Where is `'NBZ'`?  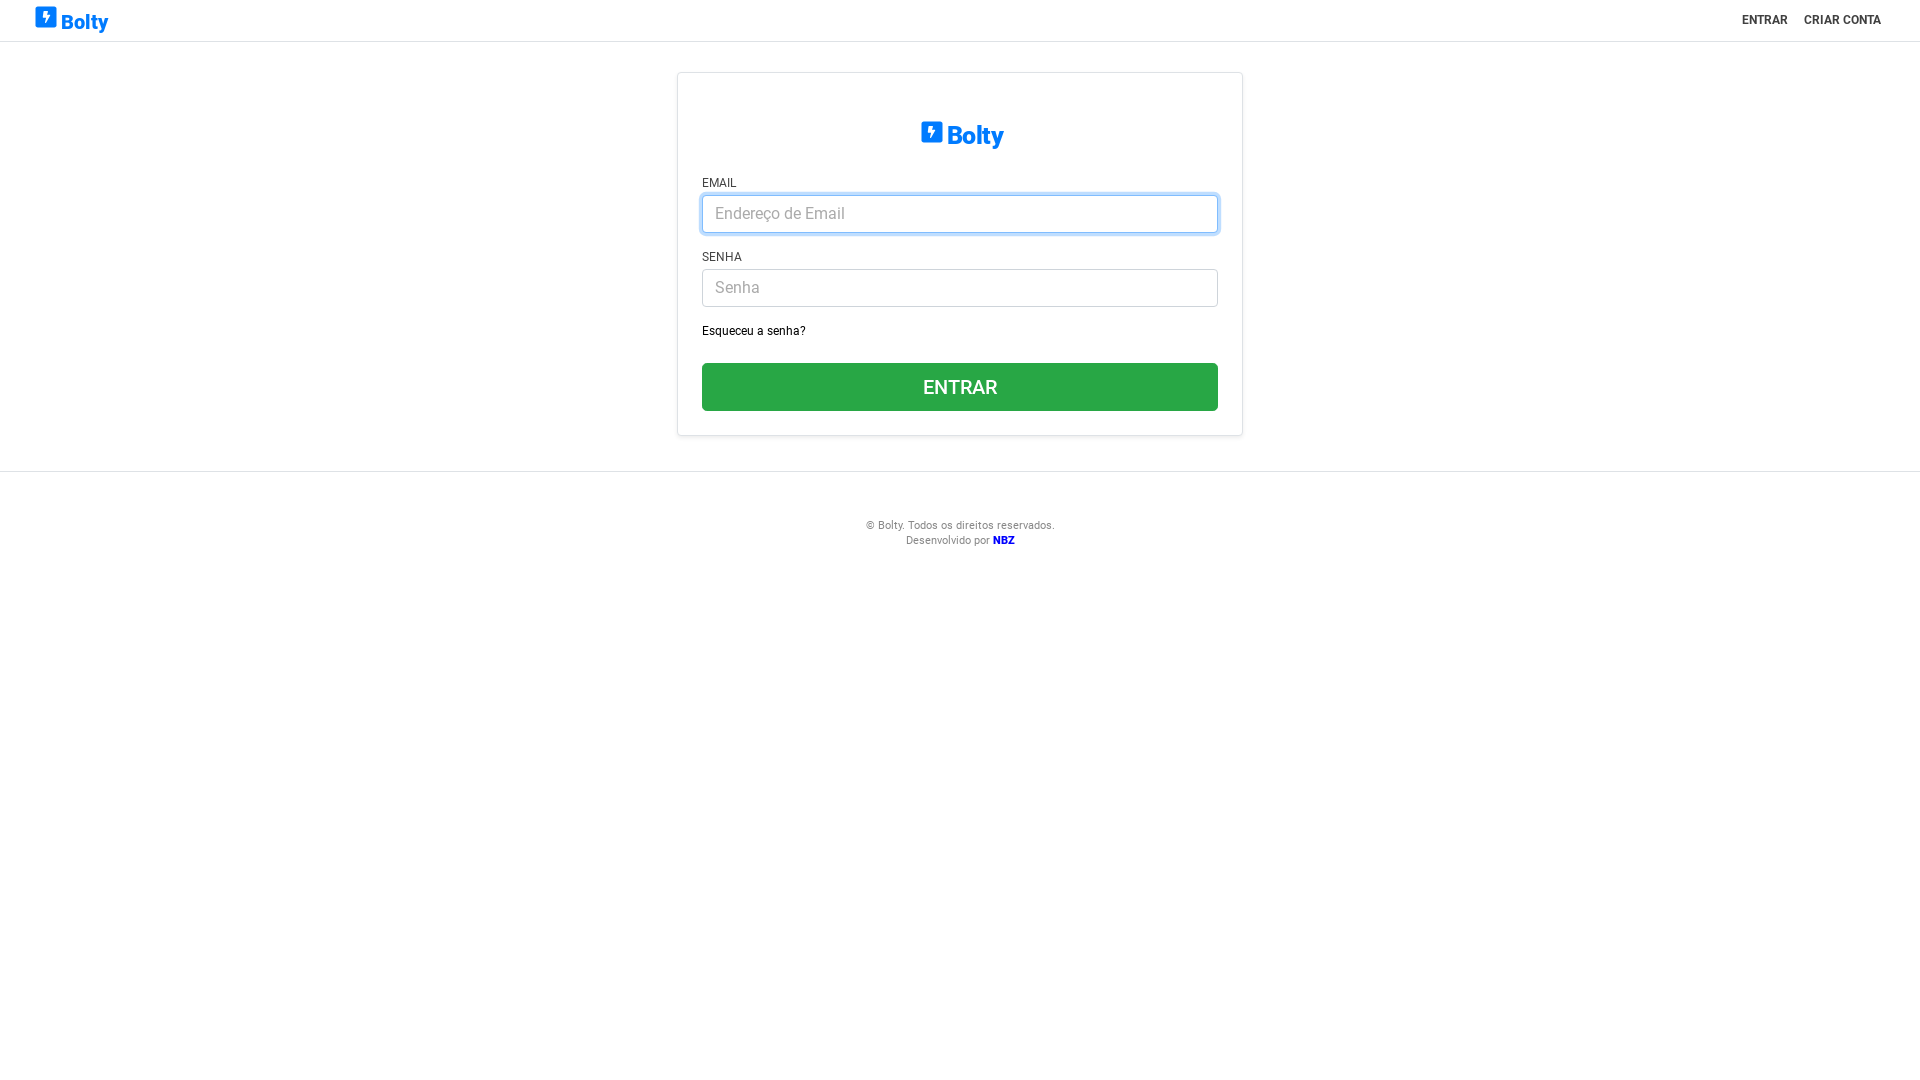
'NBZ' is located at coordinates (1003, 540).